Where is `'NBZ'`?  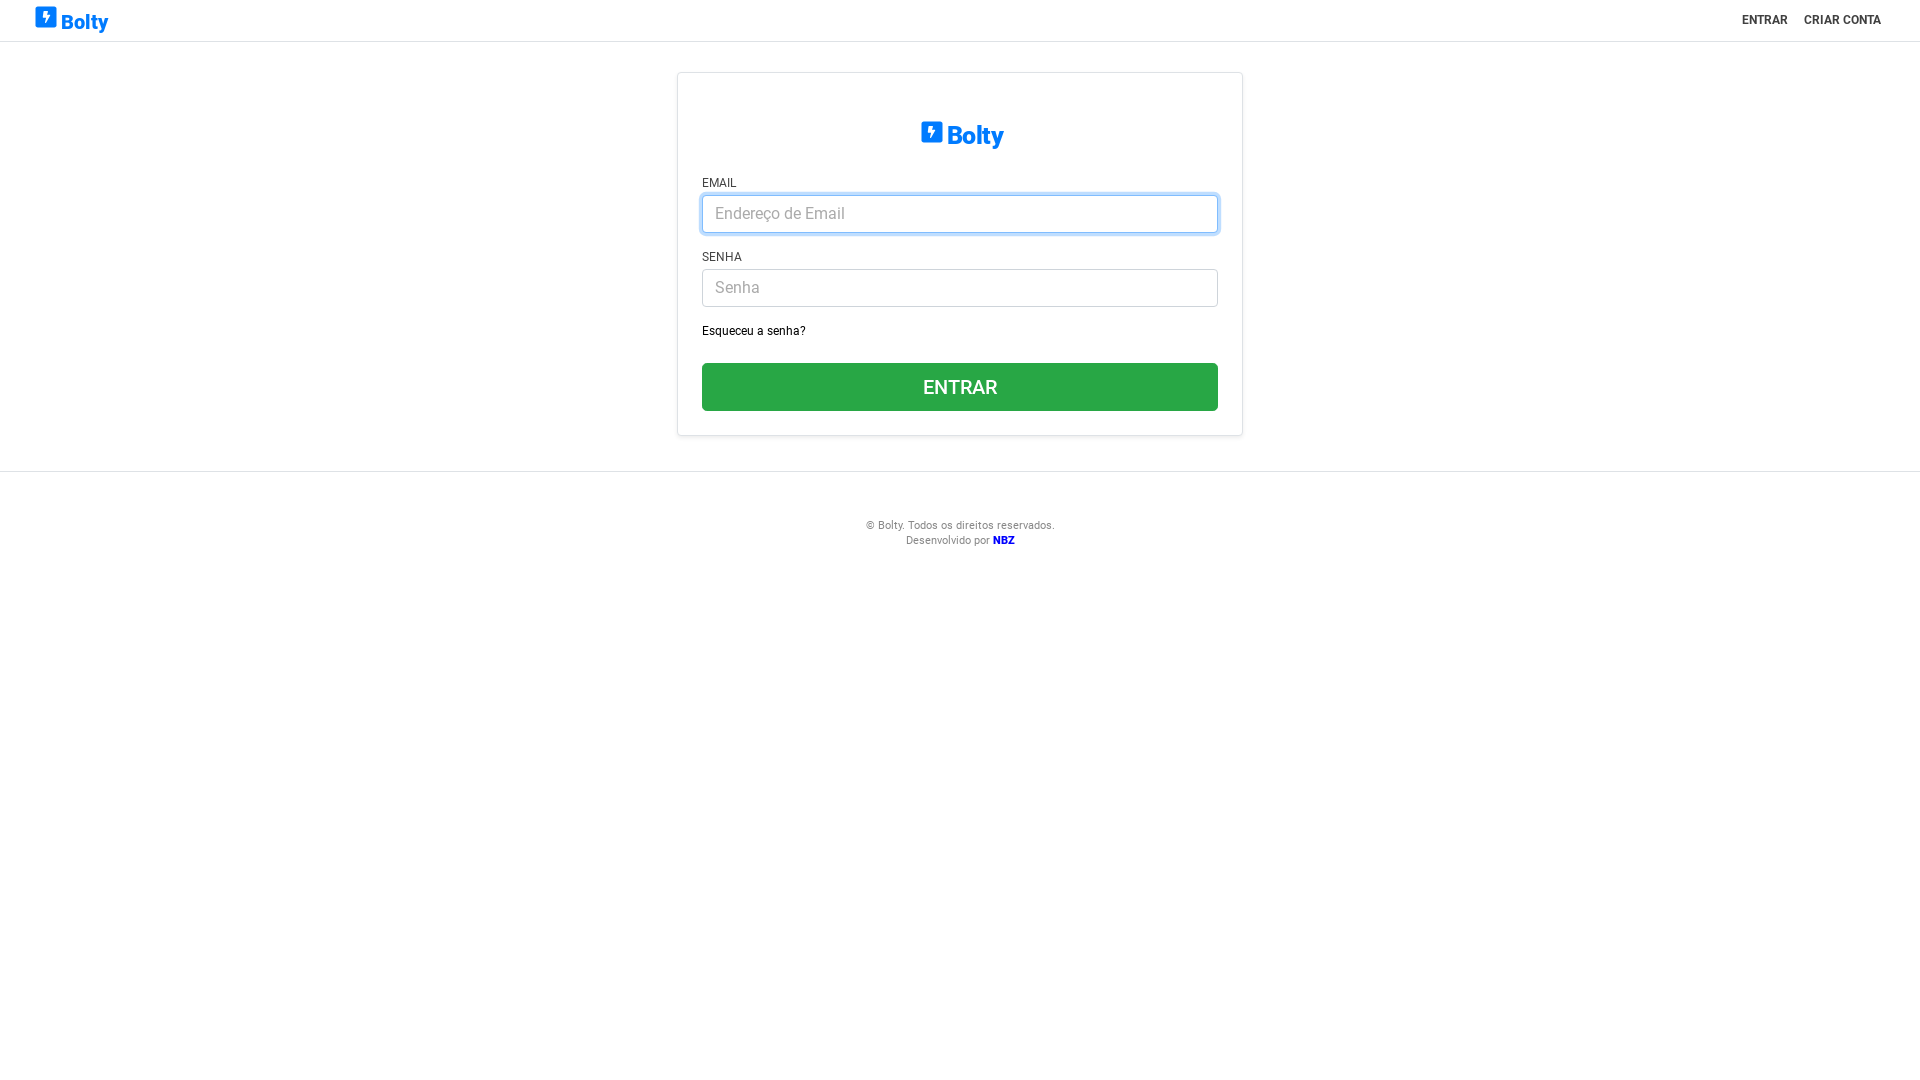
'NBZ' is located at coordinates (1003, 540).